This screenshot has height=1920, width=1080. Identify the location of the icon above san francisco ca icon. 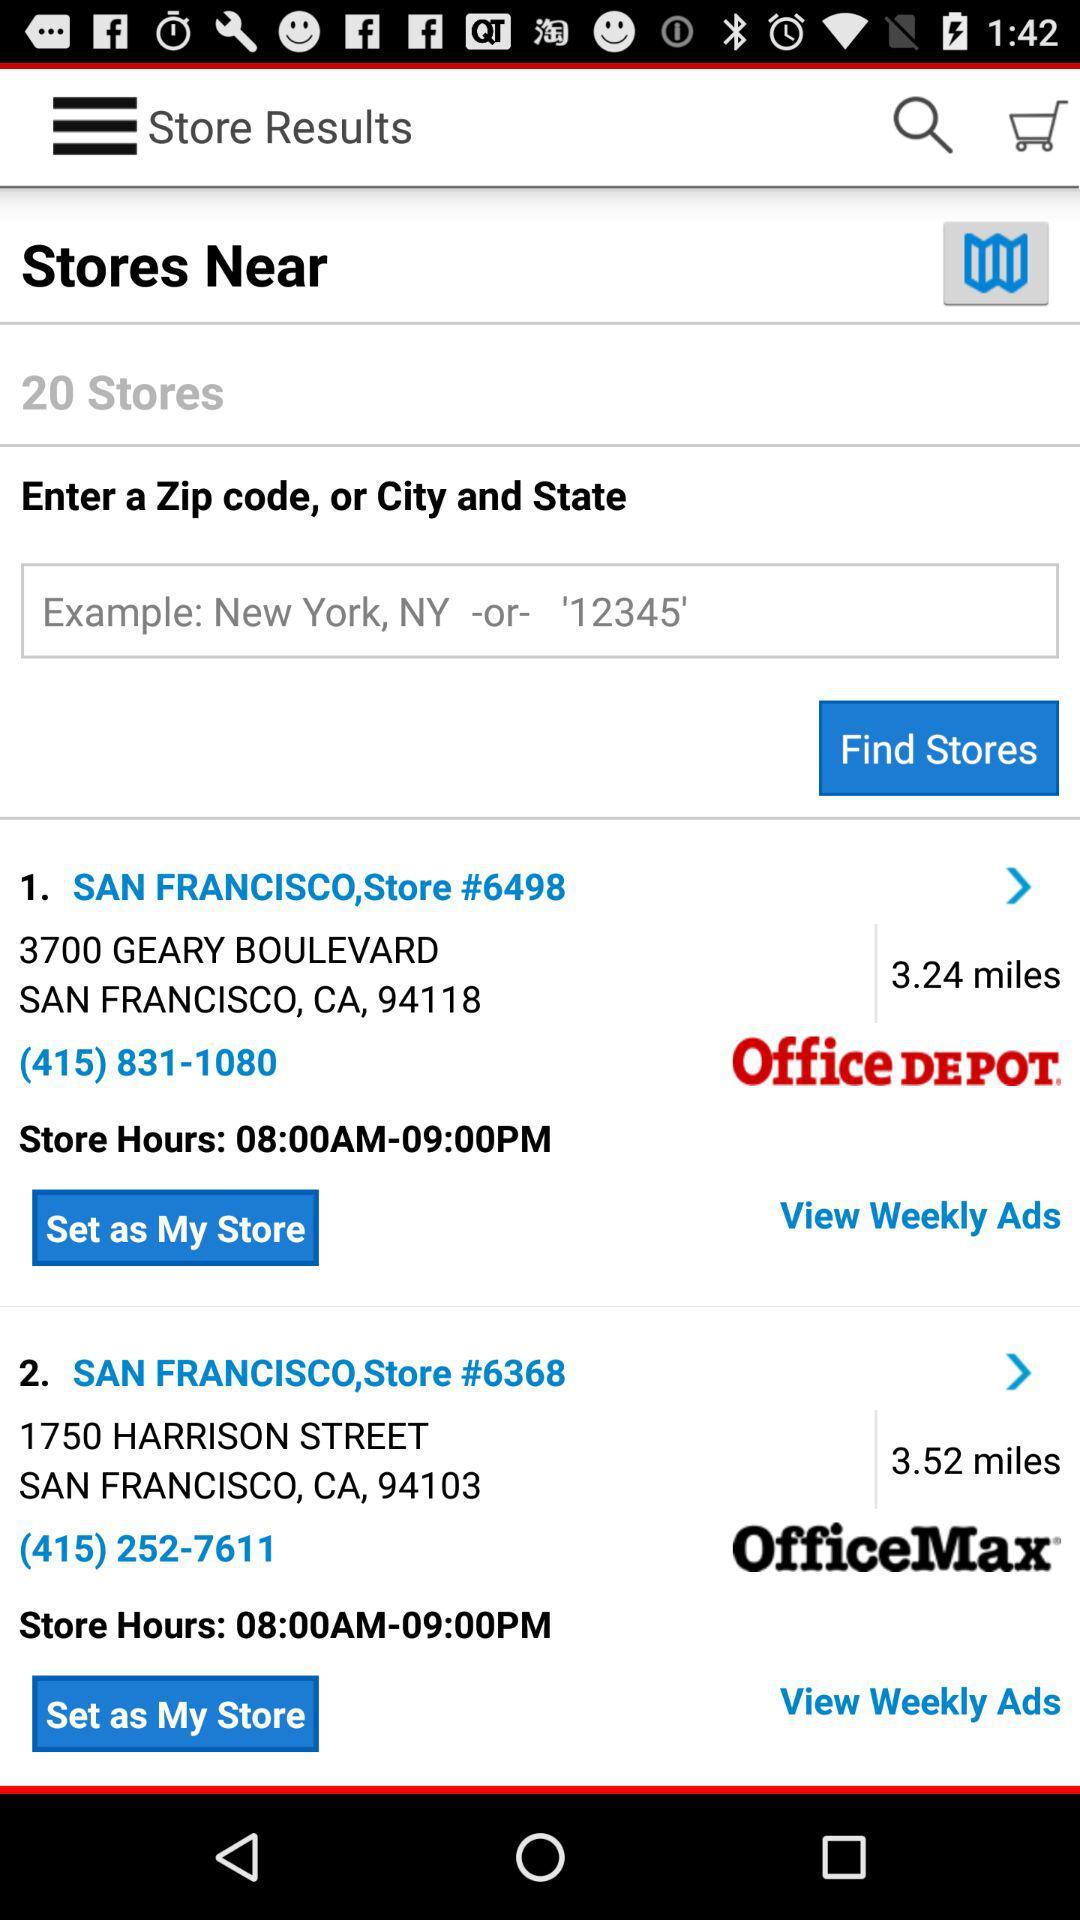
(228, 947).